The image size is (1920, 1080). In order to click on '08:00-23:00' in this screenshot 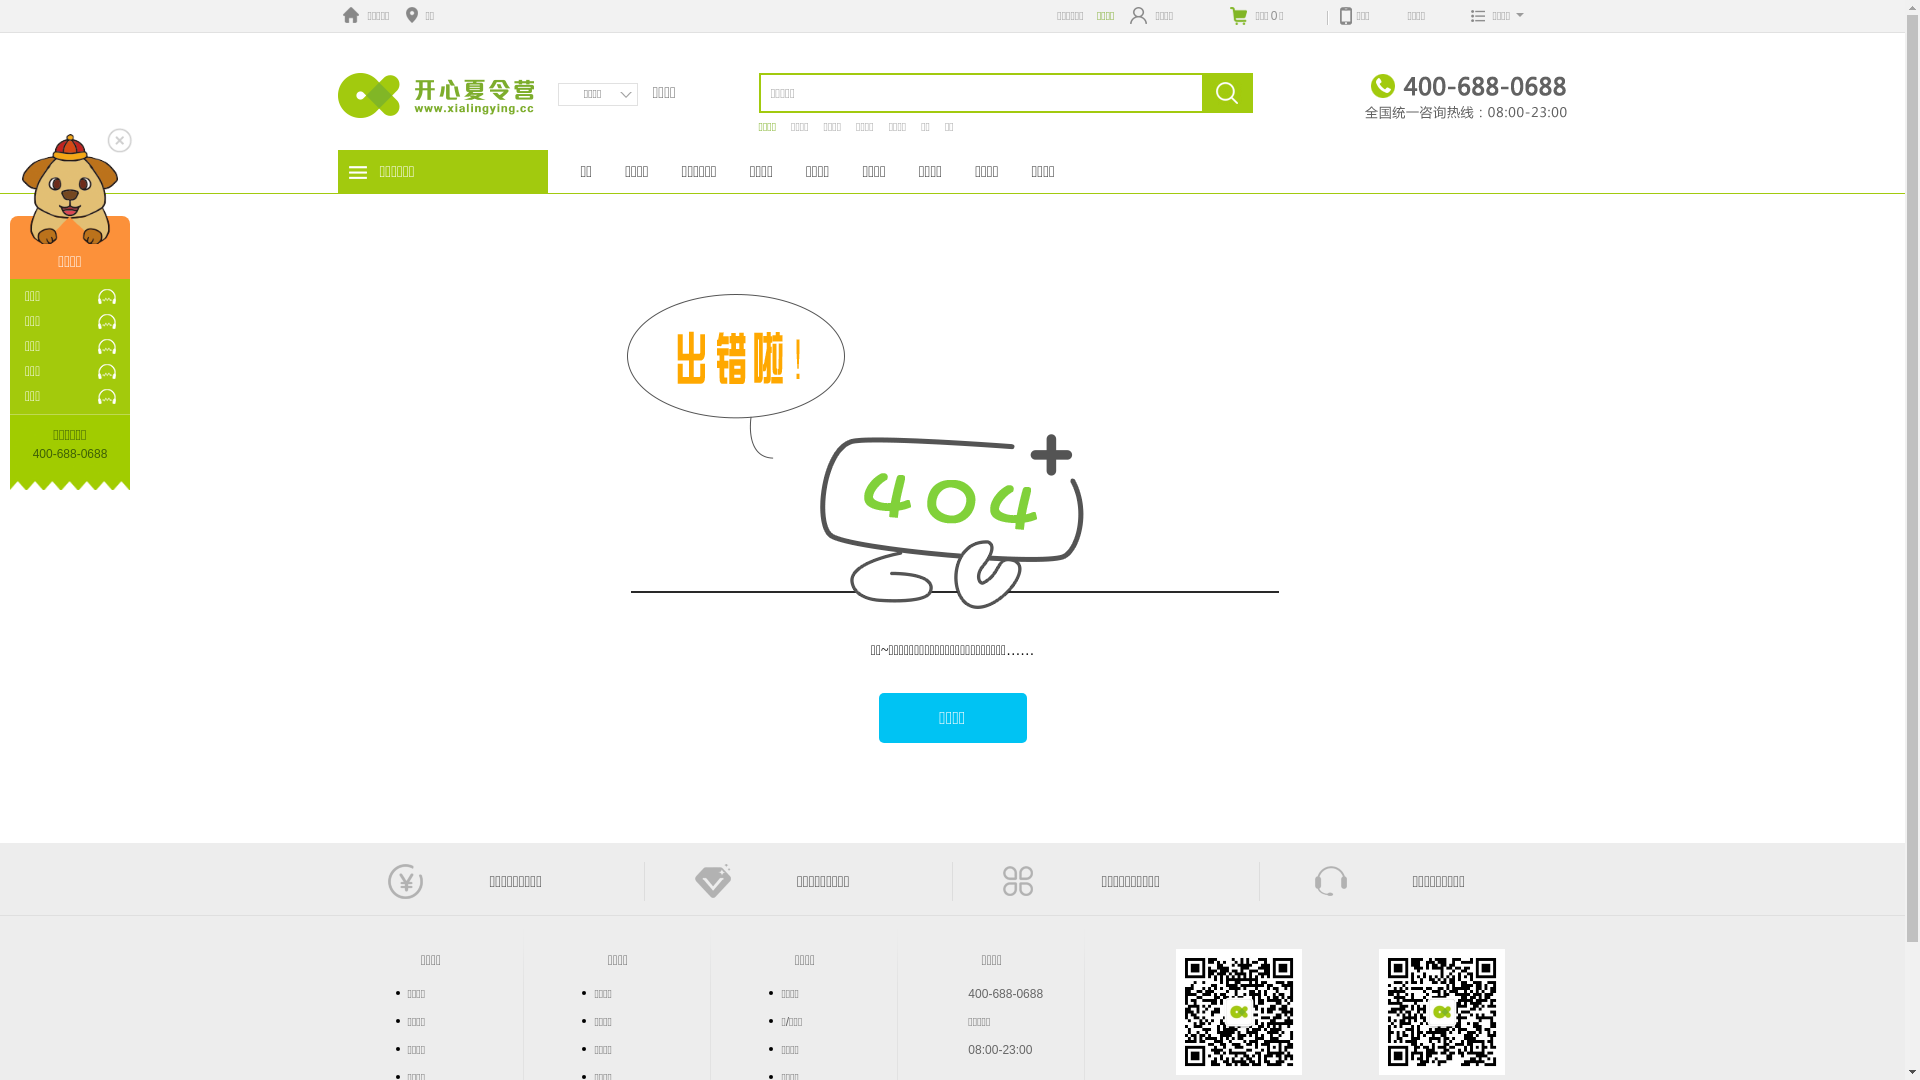, I will do `click(999, 1048)`.